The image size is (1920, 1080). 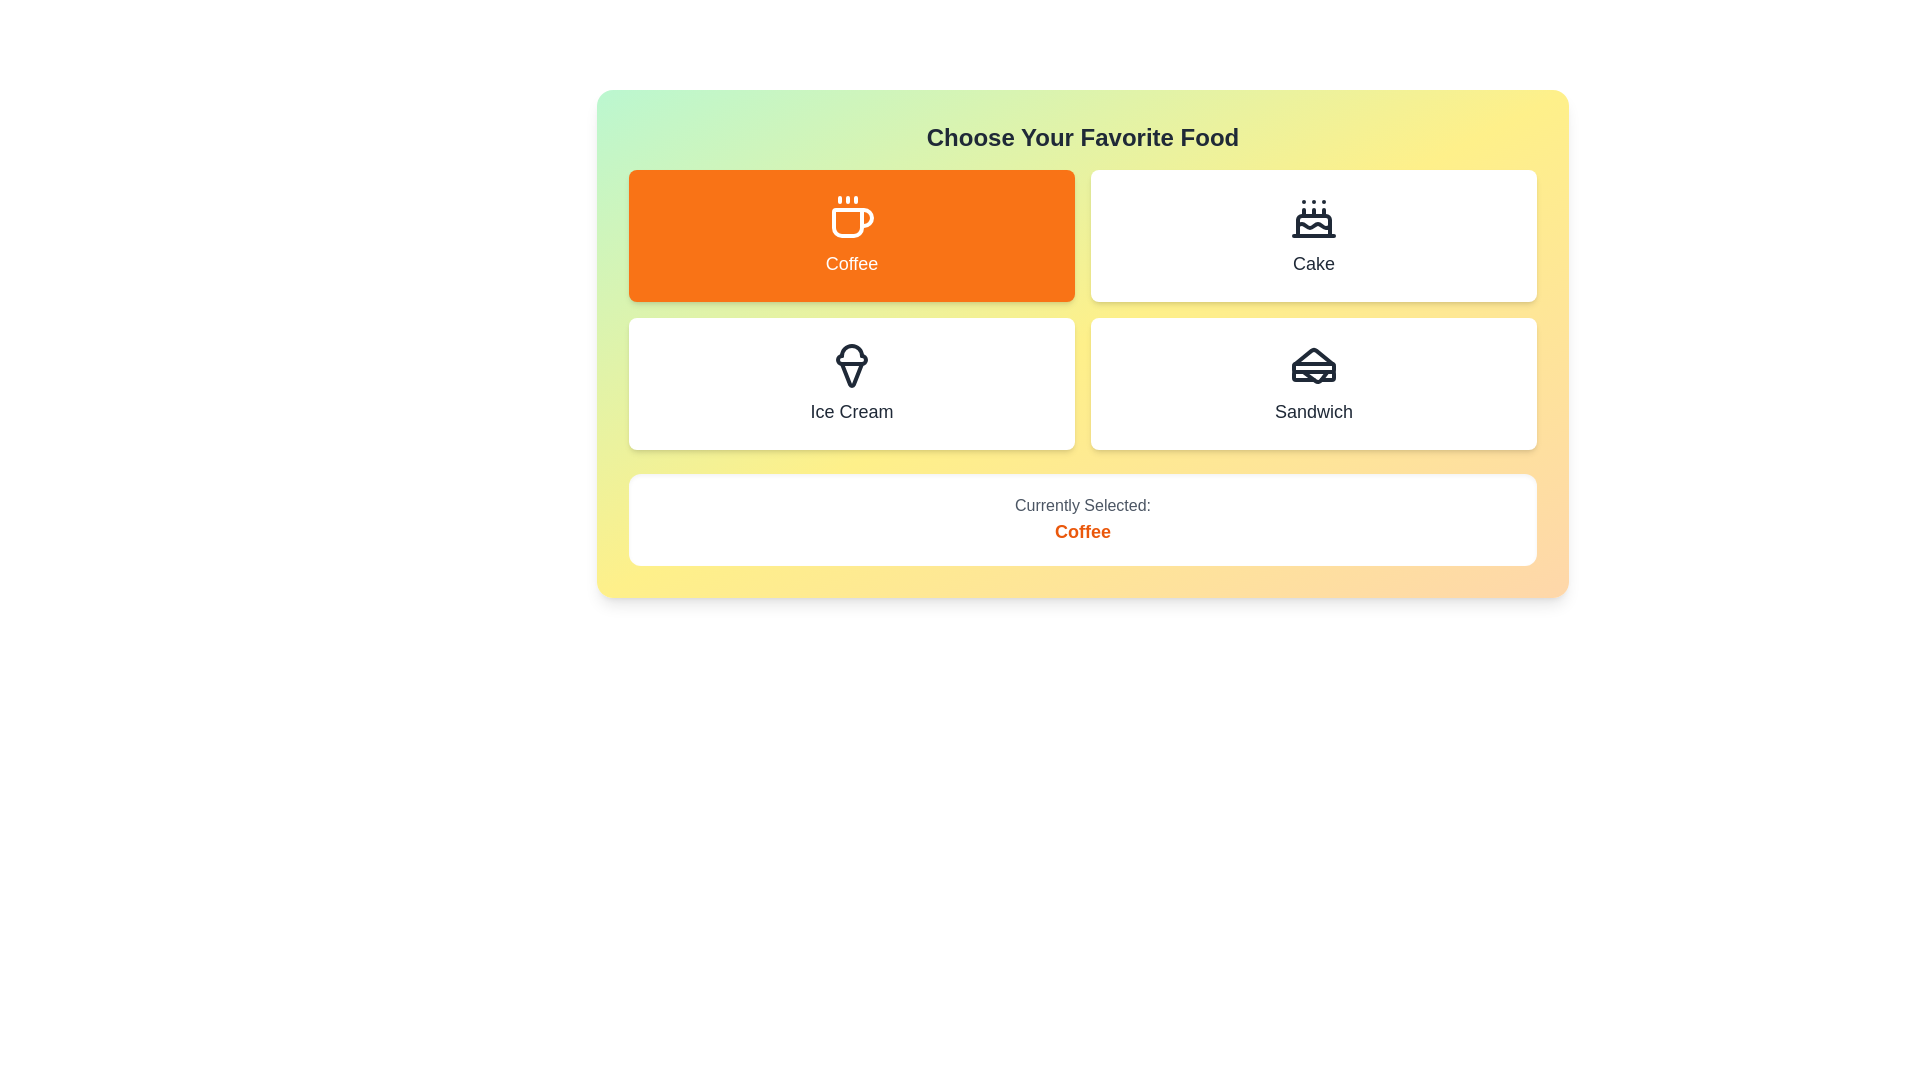 I want to click on the category button corresponding to Coffee, so click(x=851, y=234).